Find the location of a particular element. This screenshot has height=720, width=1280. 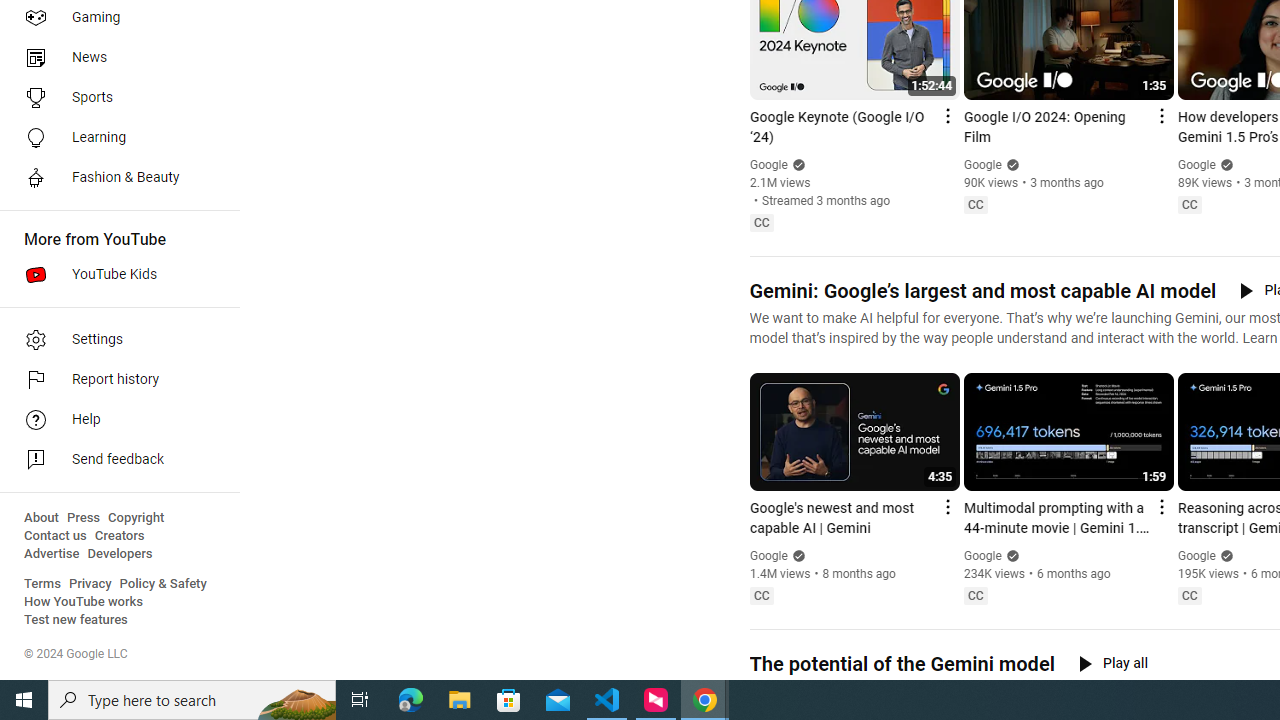

'Play all' is located at coordinates (1112, 663).